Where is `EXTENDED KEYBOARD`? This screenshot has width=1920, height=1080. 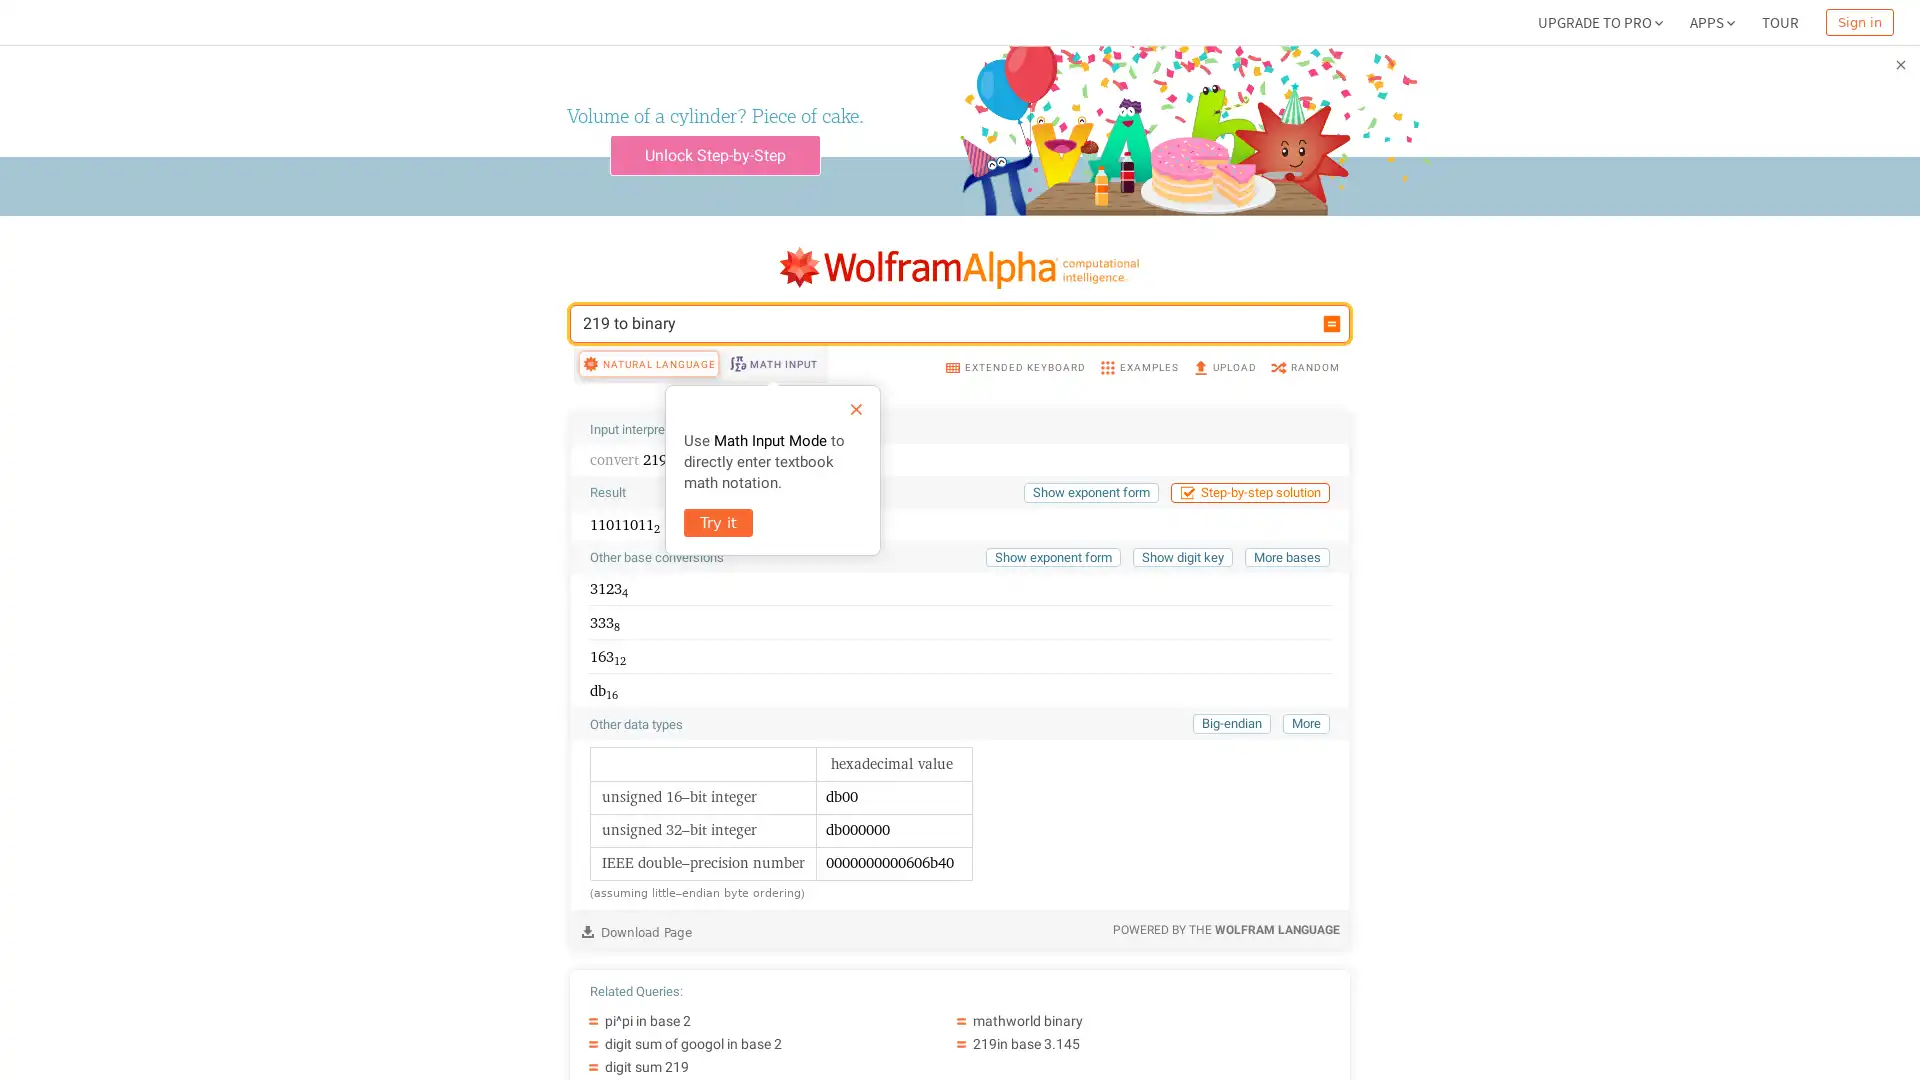 EXTENDED KEYBOARD is located at coordinates (1014, 405).